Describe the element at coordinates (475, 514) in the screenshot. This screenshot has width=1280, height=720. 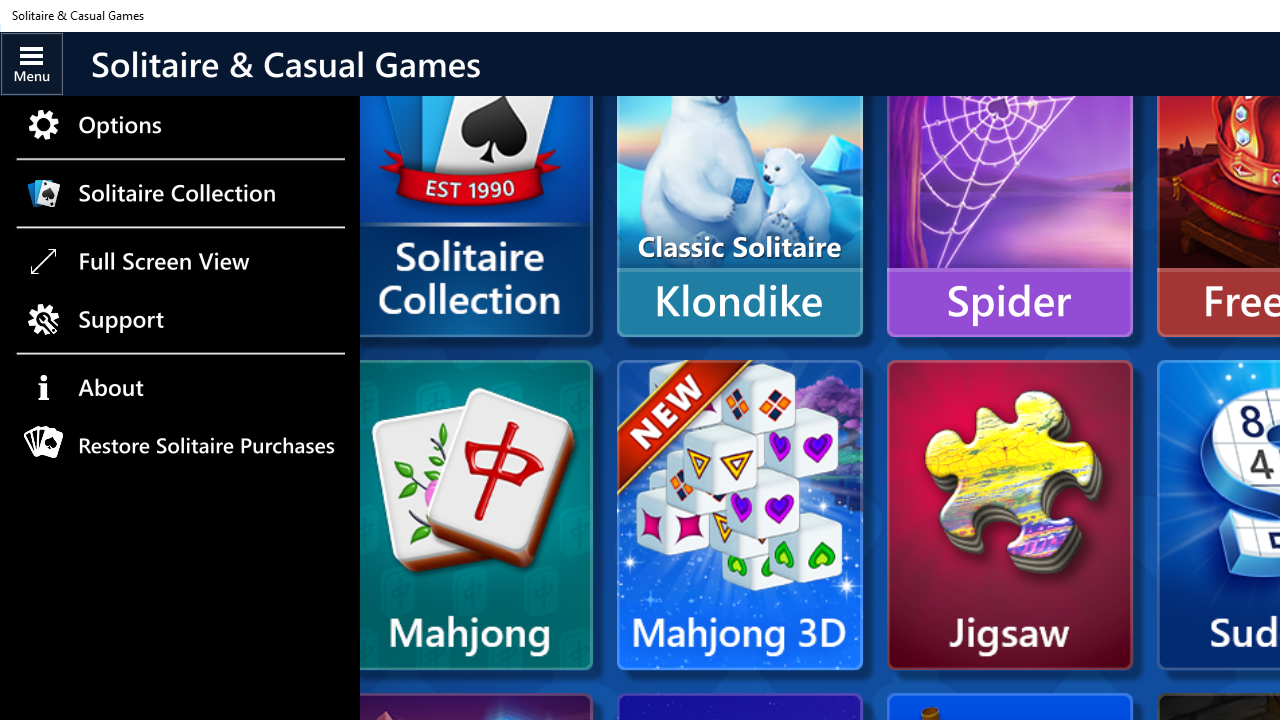
I see `'Microsoft Mahjong'` at that location.